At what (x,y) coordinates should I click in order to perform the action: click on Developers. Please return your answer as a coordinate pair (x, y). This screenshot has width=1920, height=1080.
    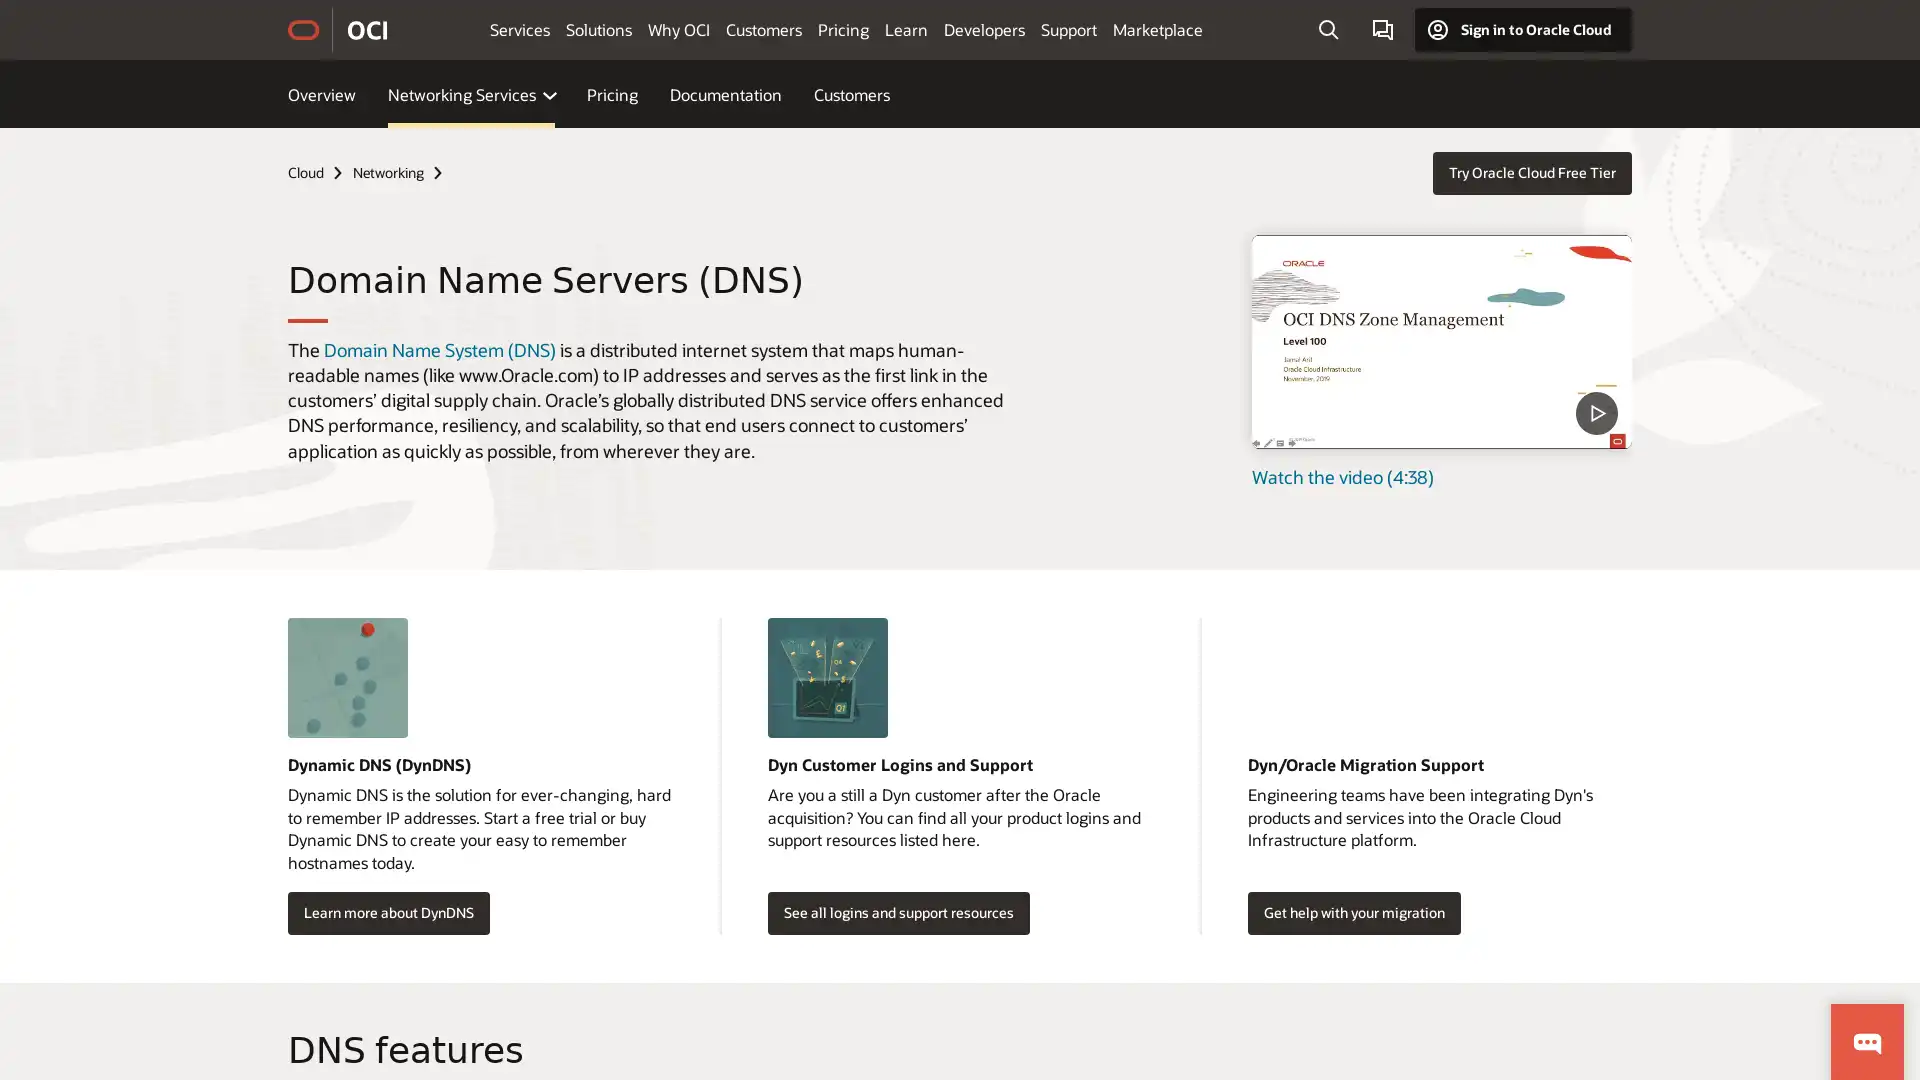
    Looking at the image, I should click on (984, 29).